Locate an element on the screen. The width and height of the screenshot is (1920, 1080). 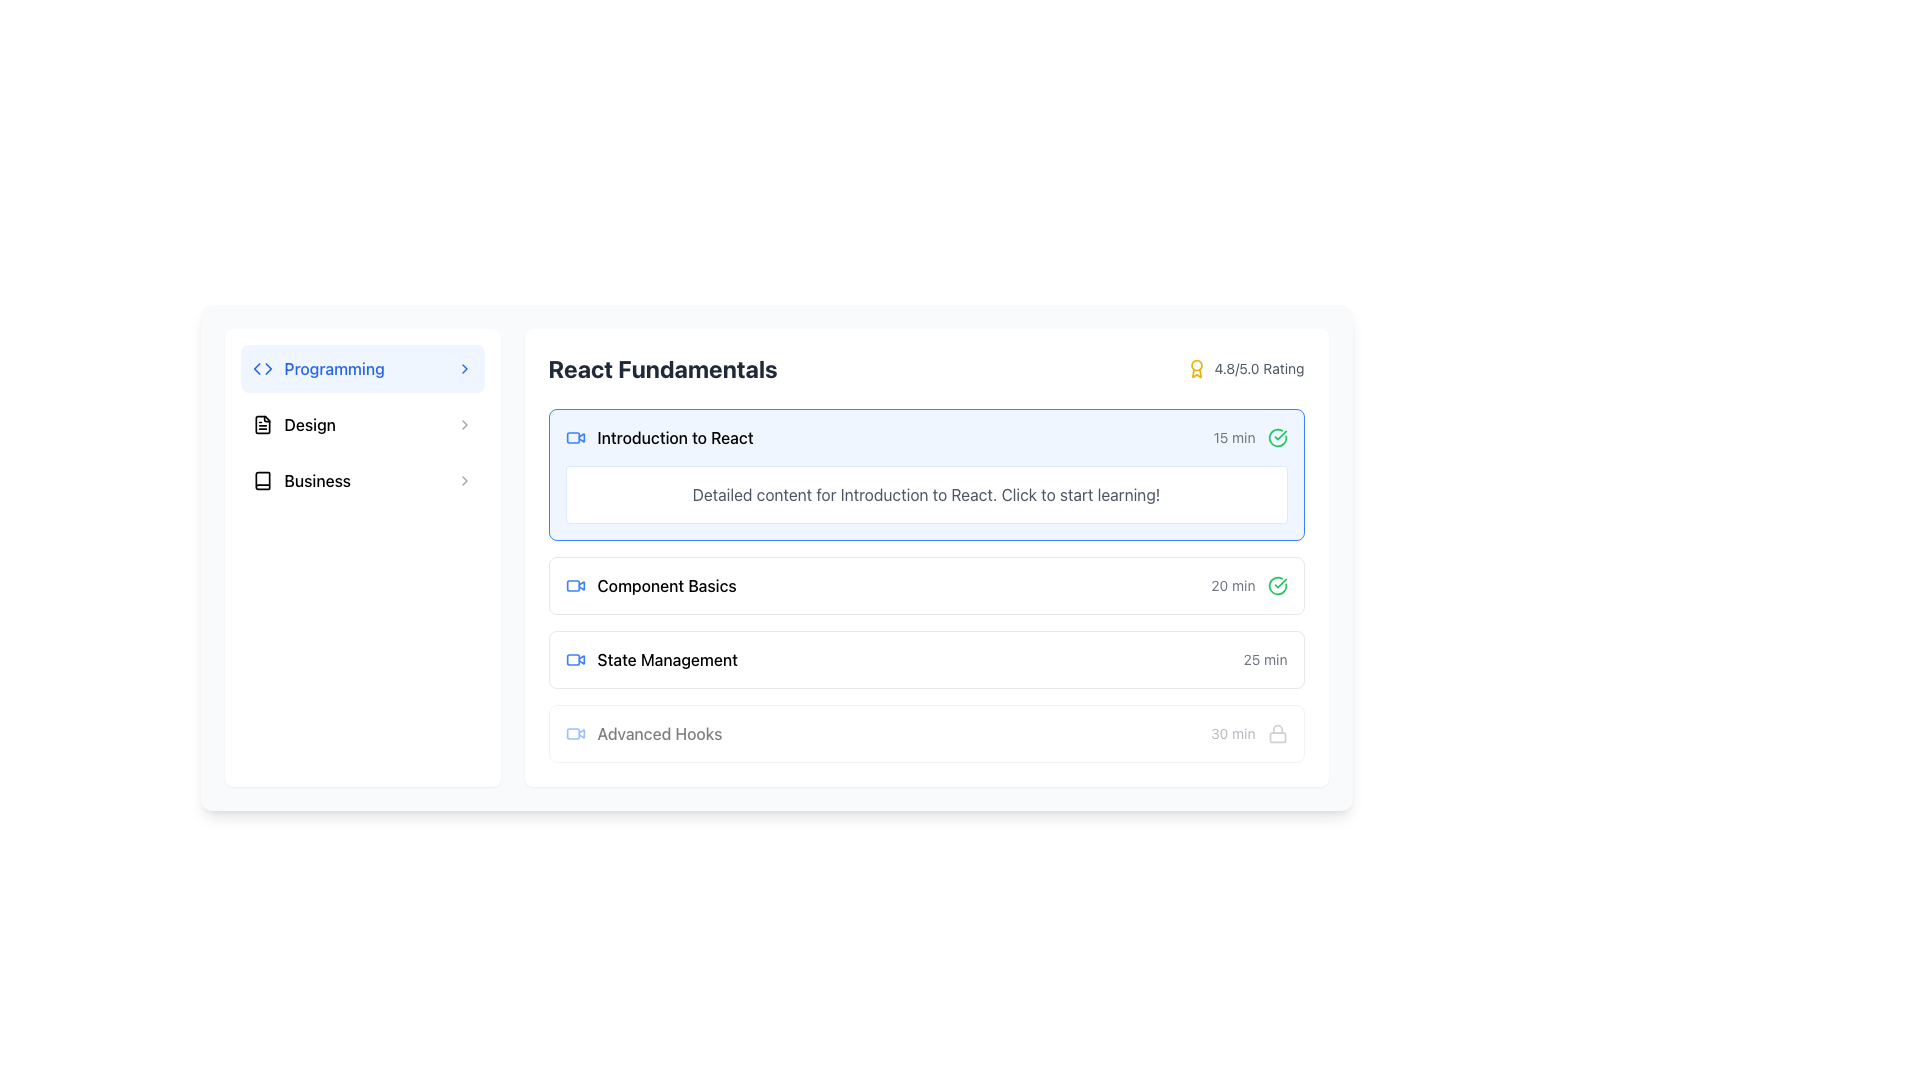
the 'Business' navigation button, which is the third option in the vertical list of the side panel, located below the 'Programming' and 'Design' options is located at coordinates (362, 481).